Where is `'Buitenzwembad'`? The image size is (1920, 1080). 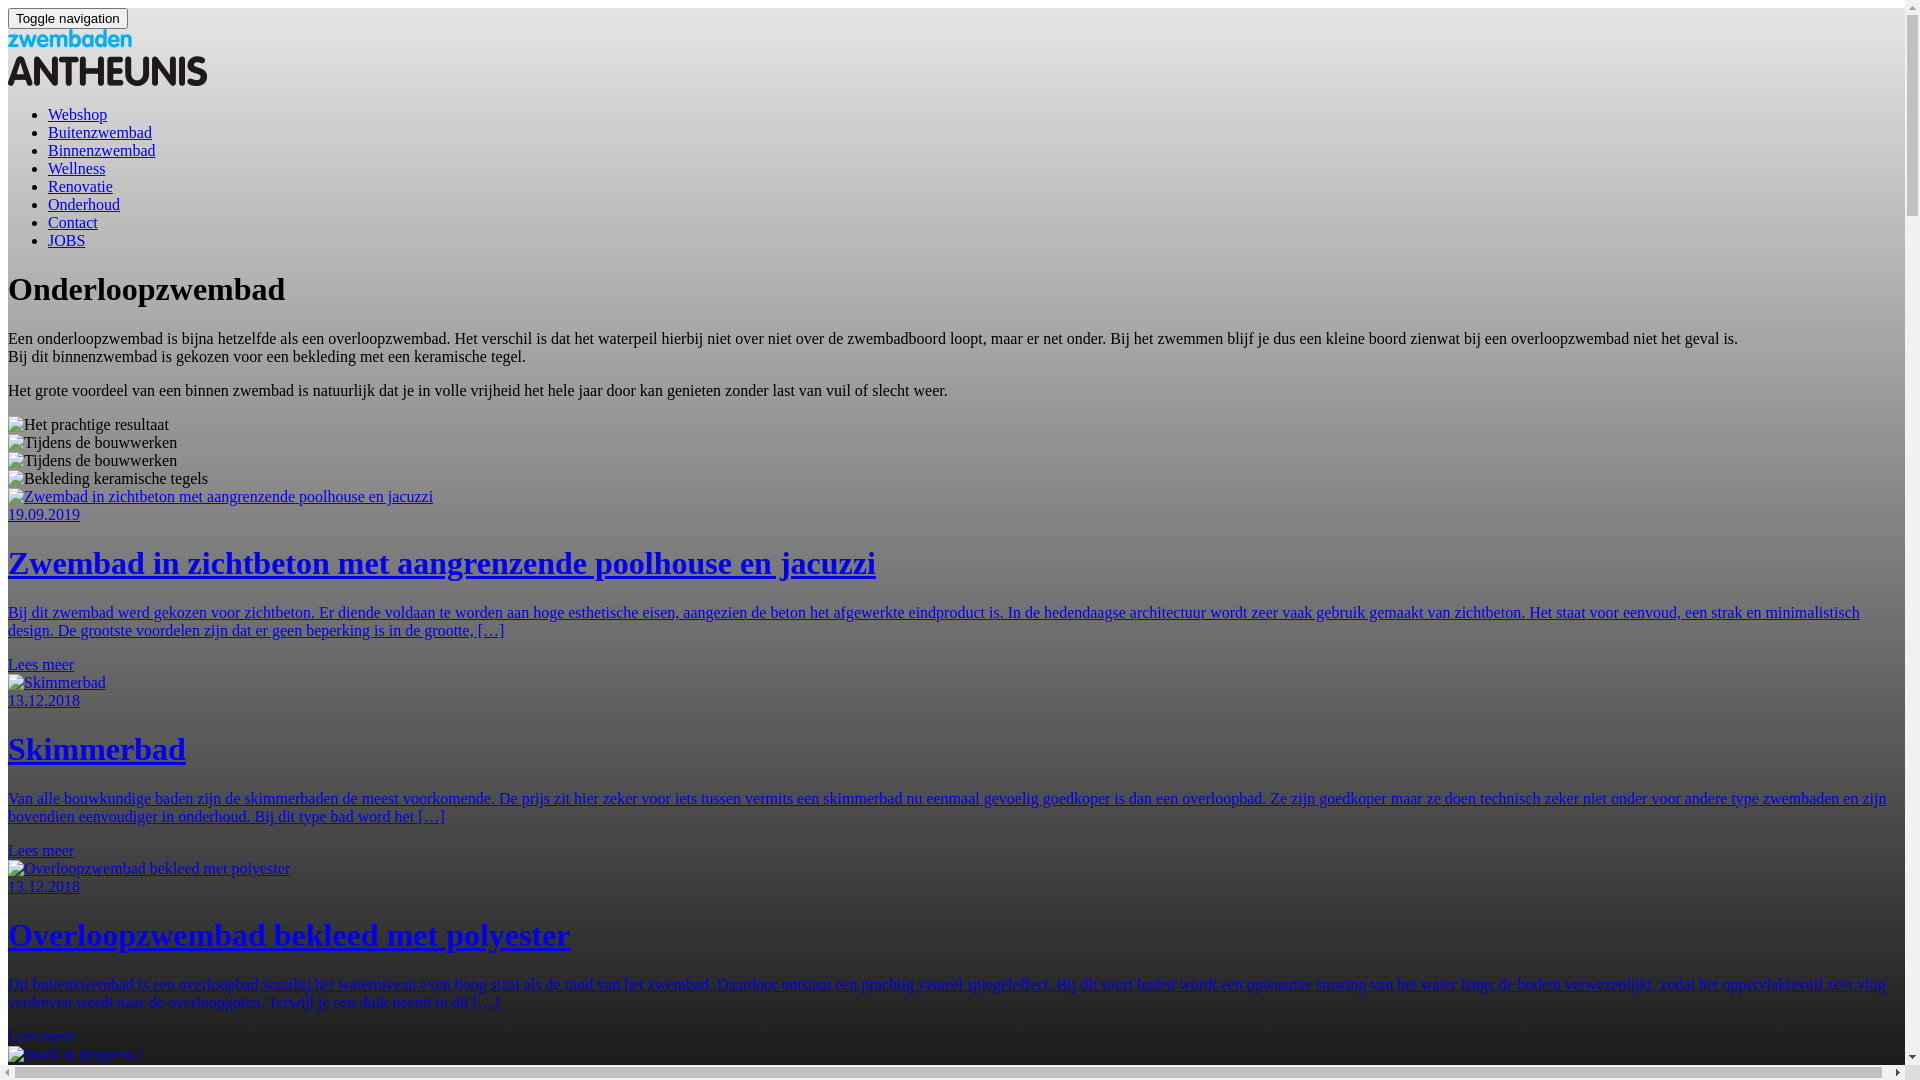 'Buitenzwembad' is located at coordinates (99, 132).